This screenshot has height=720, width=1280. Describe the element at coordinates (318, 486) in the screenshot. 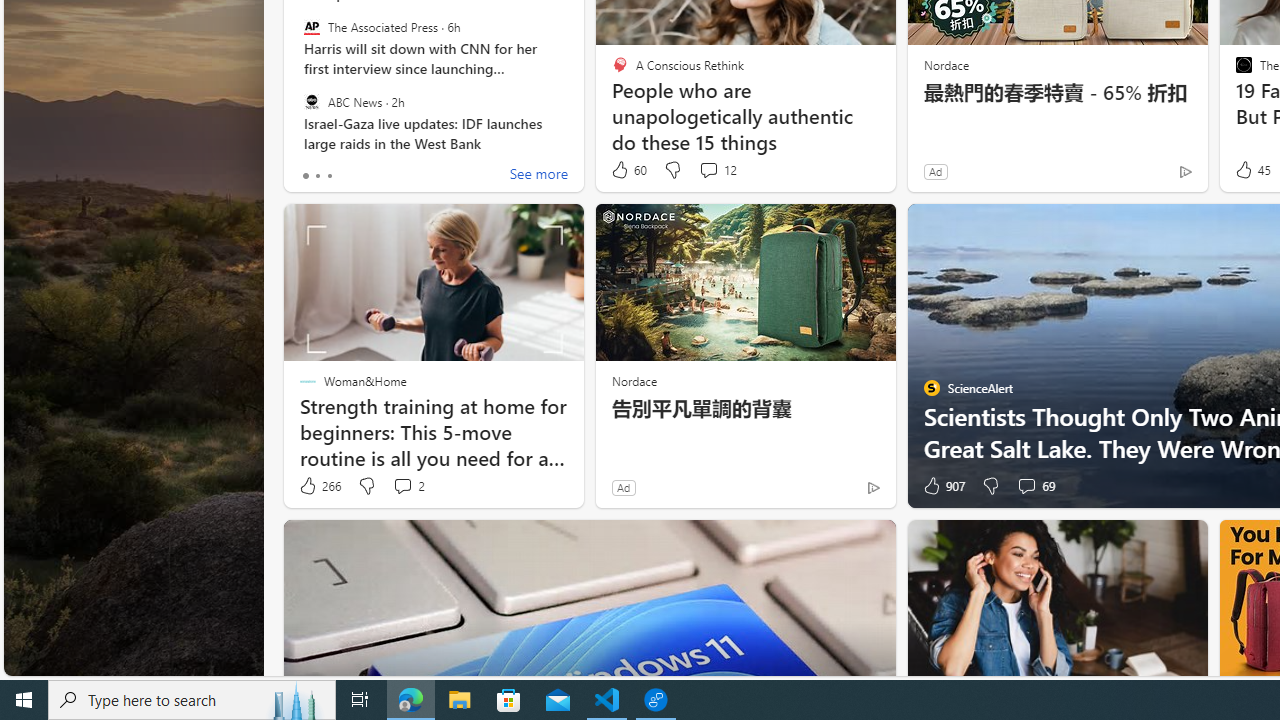

I see `'266 Like'` at that location.